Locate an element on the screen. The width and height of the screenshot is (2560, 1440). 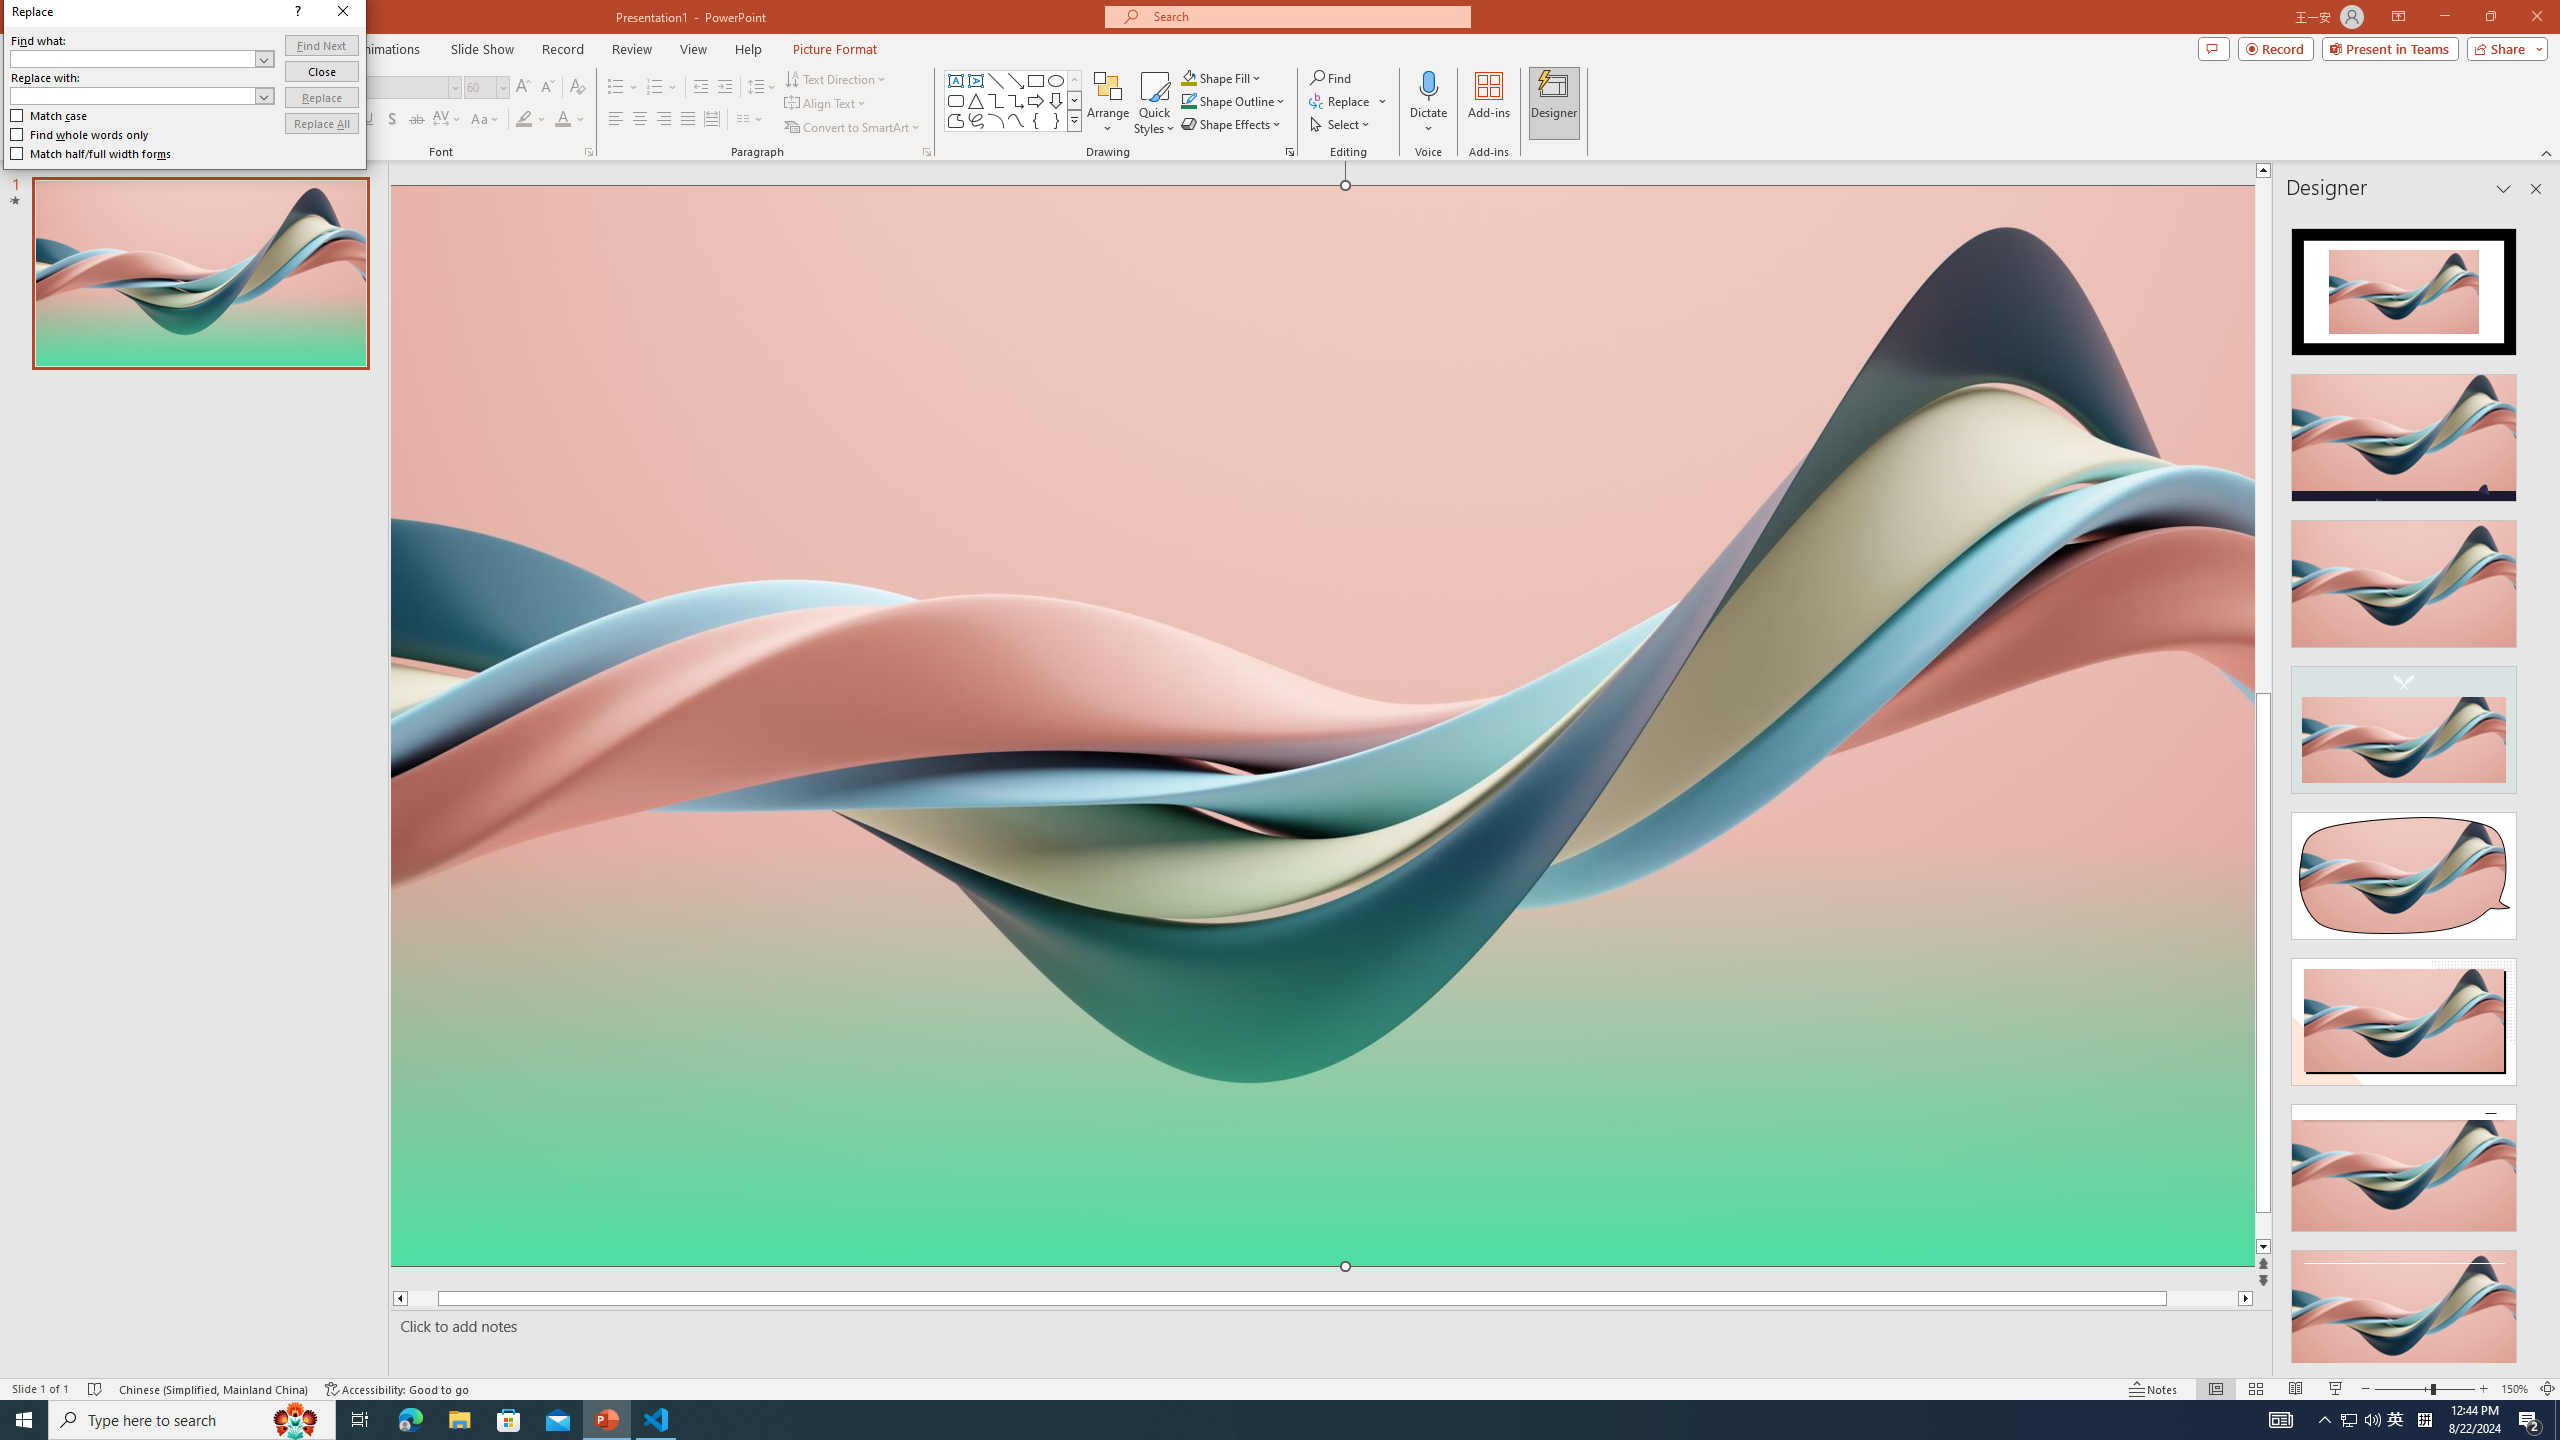
'Curve' is located at coordinates (1015, 119).